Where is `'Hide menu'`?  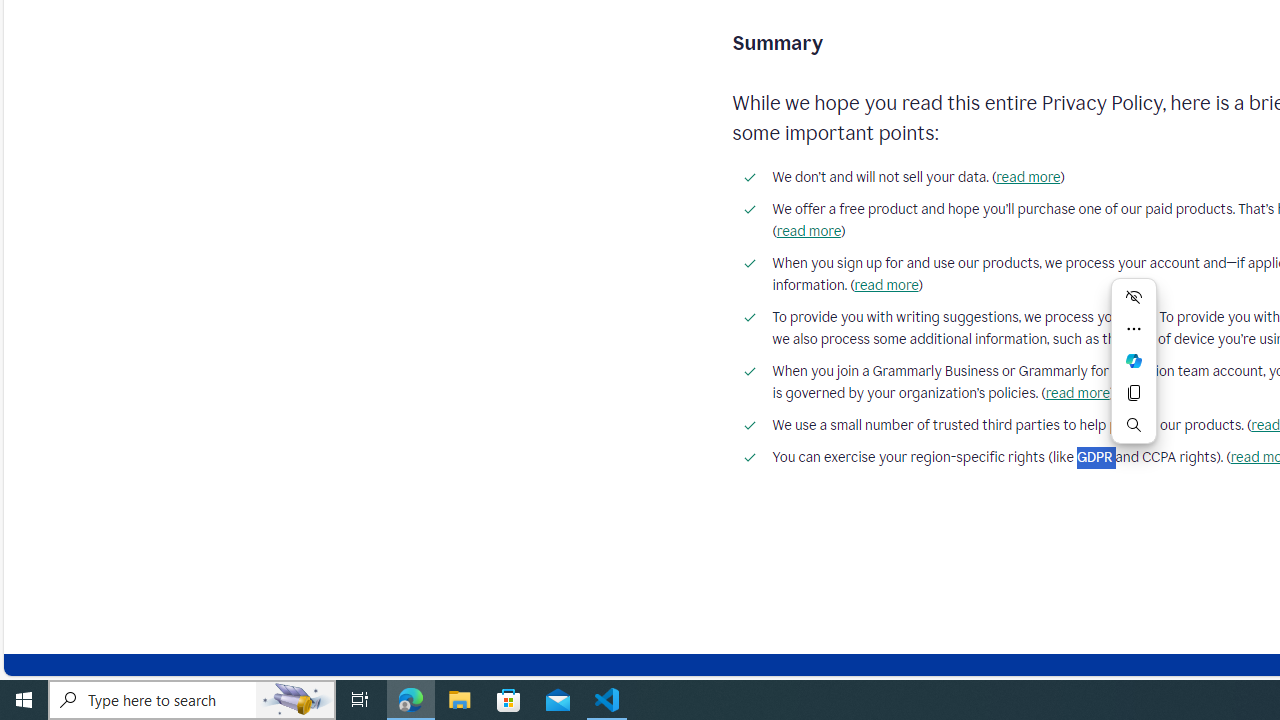
'Hide menu' is located at coordinates (1134, 297).